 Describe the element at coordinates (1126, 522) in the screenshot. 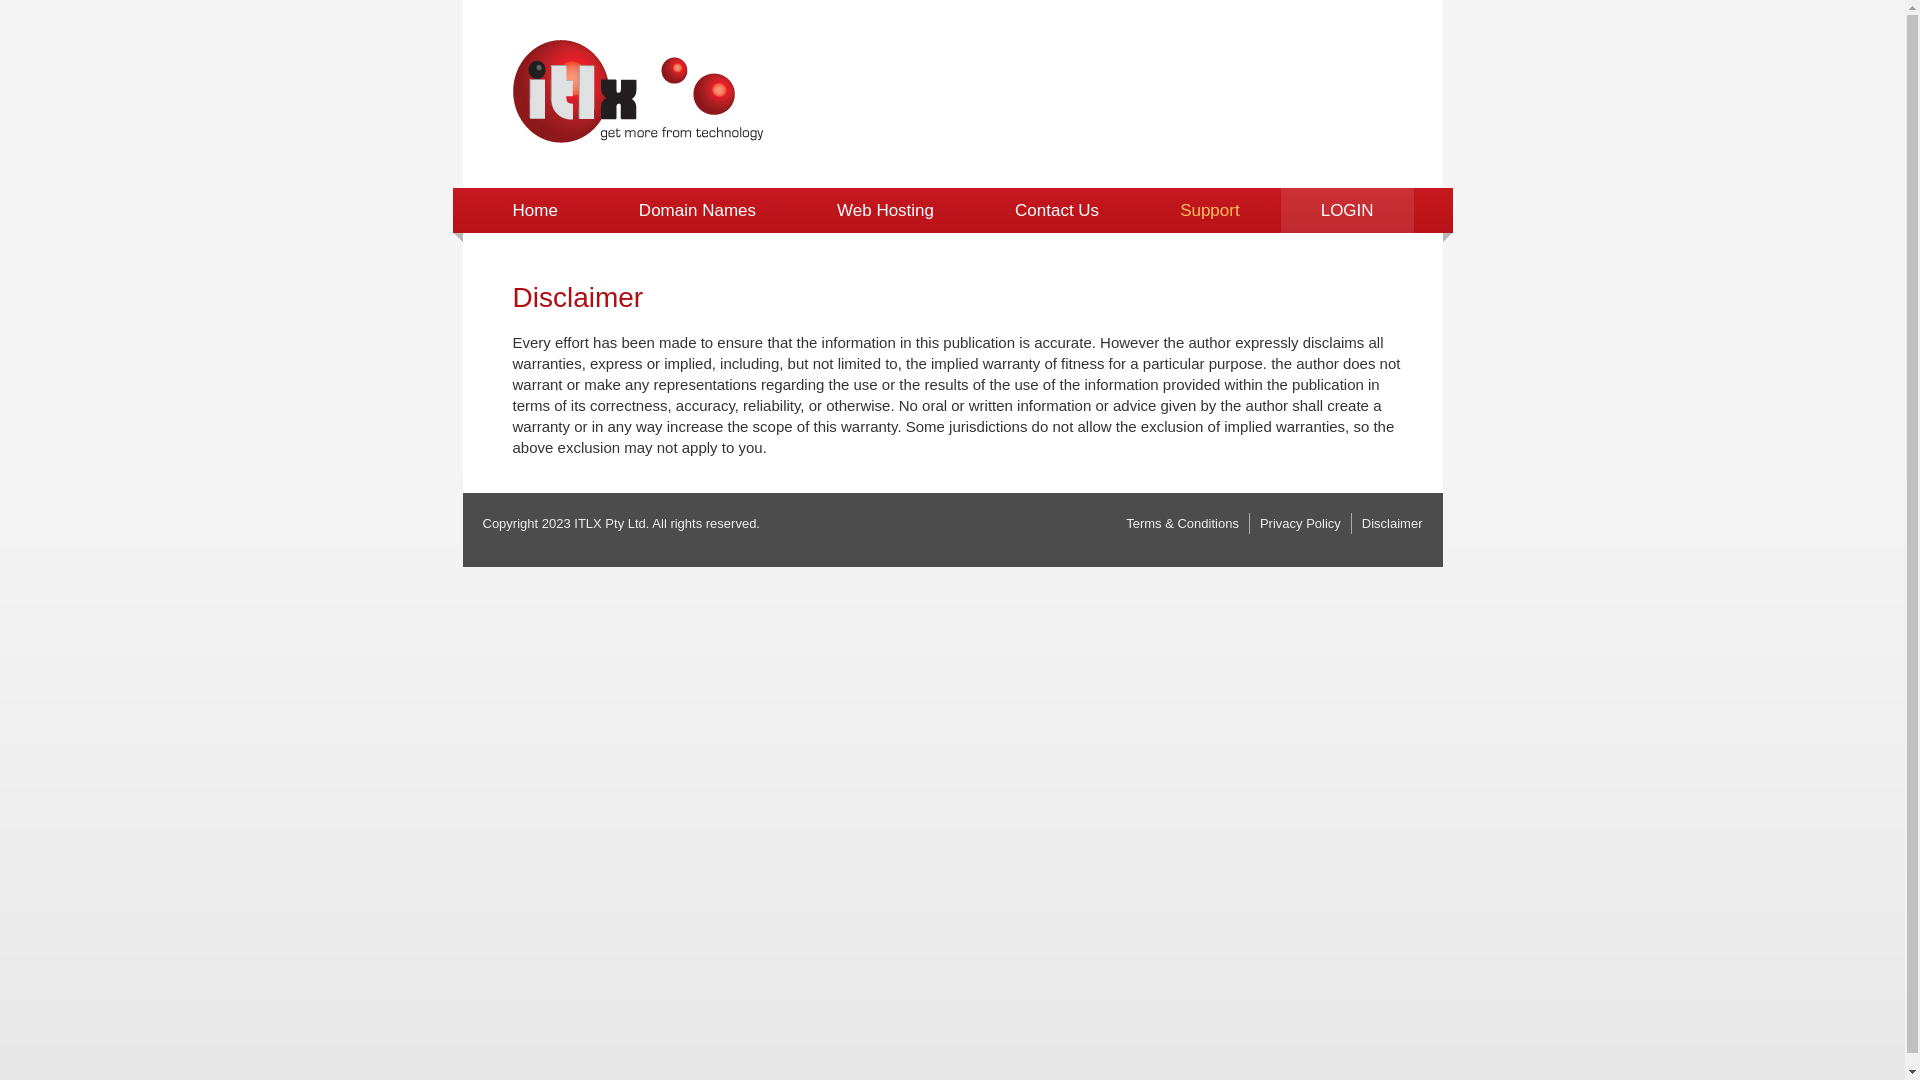

I see `'Terms & Conditions'` at that location.